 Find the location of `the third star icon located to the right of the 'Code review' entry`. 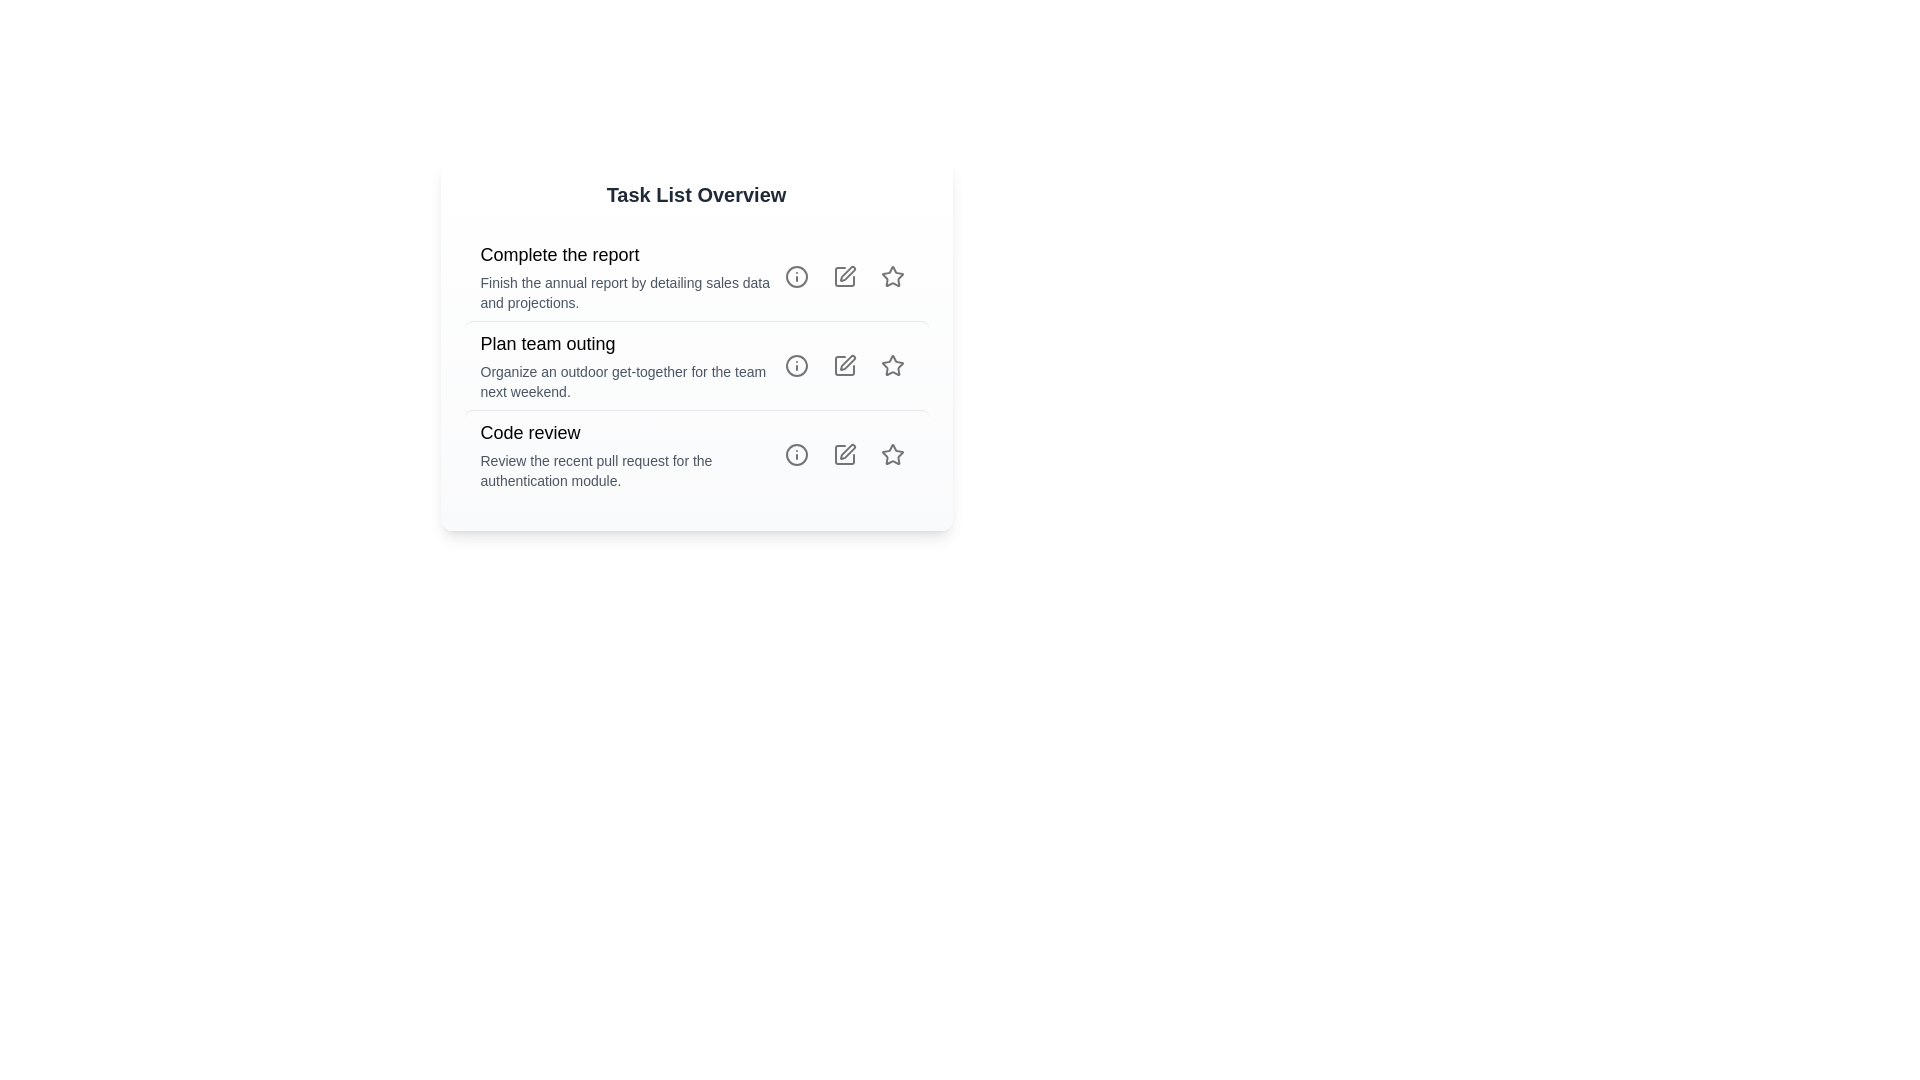

the third star icon located to the right of the 'Code review' entry is located at coordinates (891, 454).